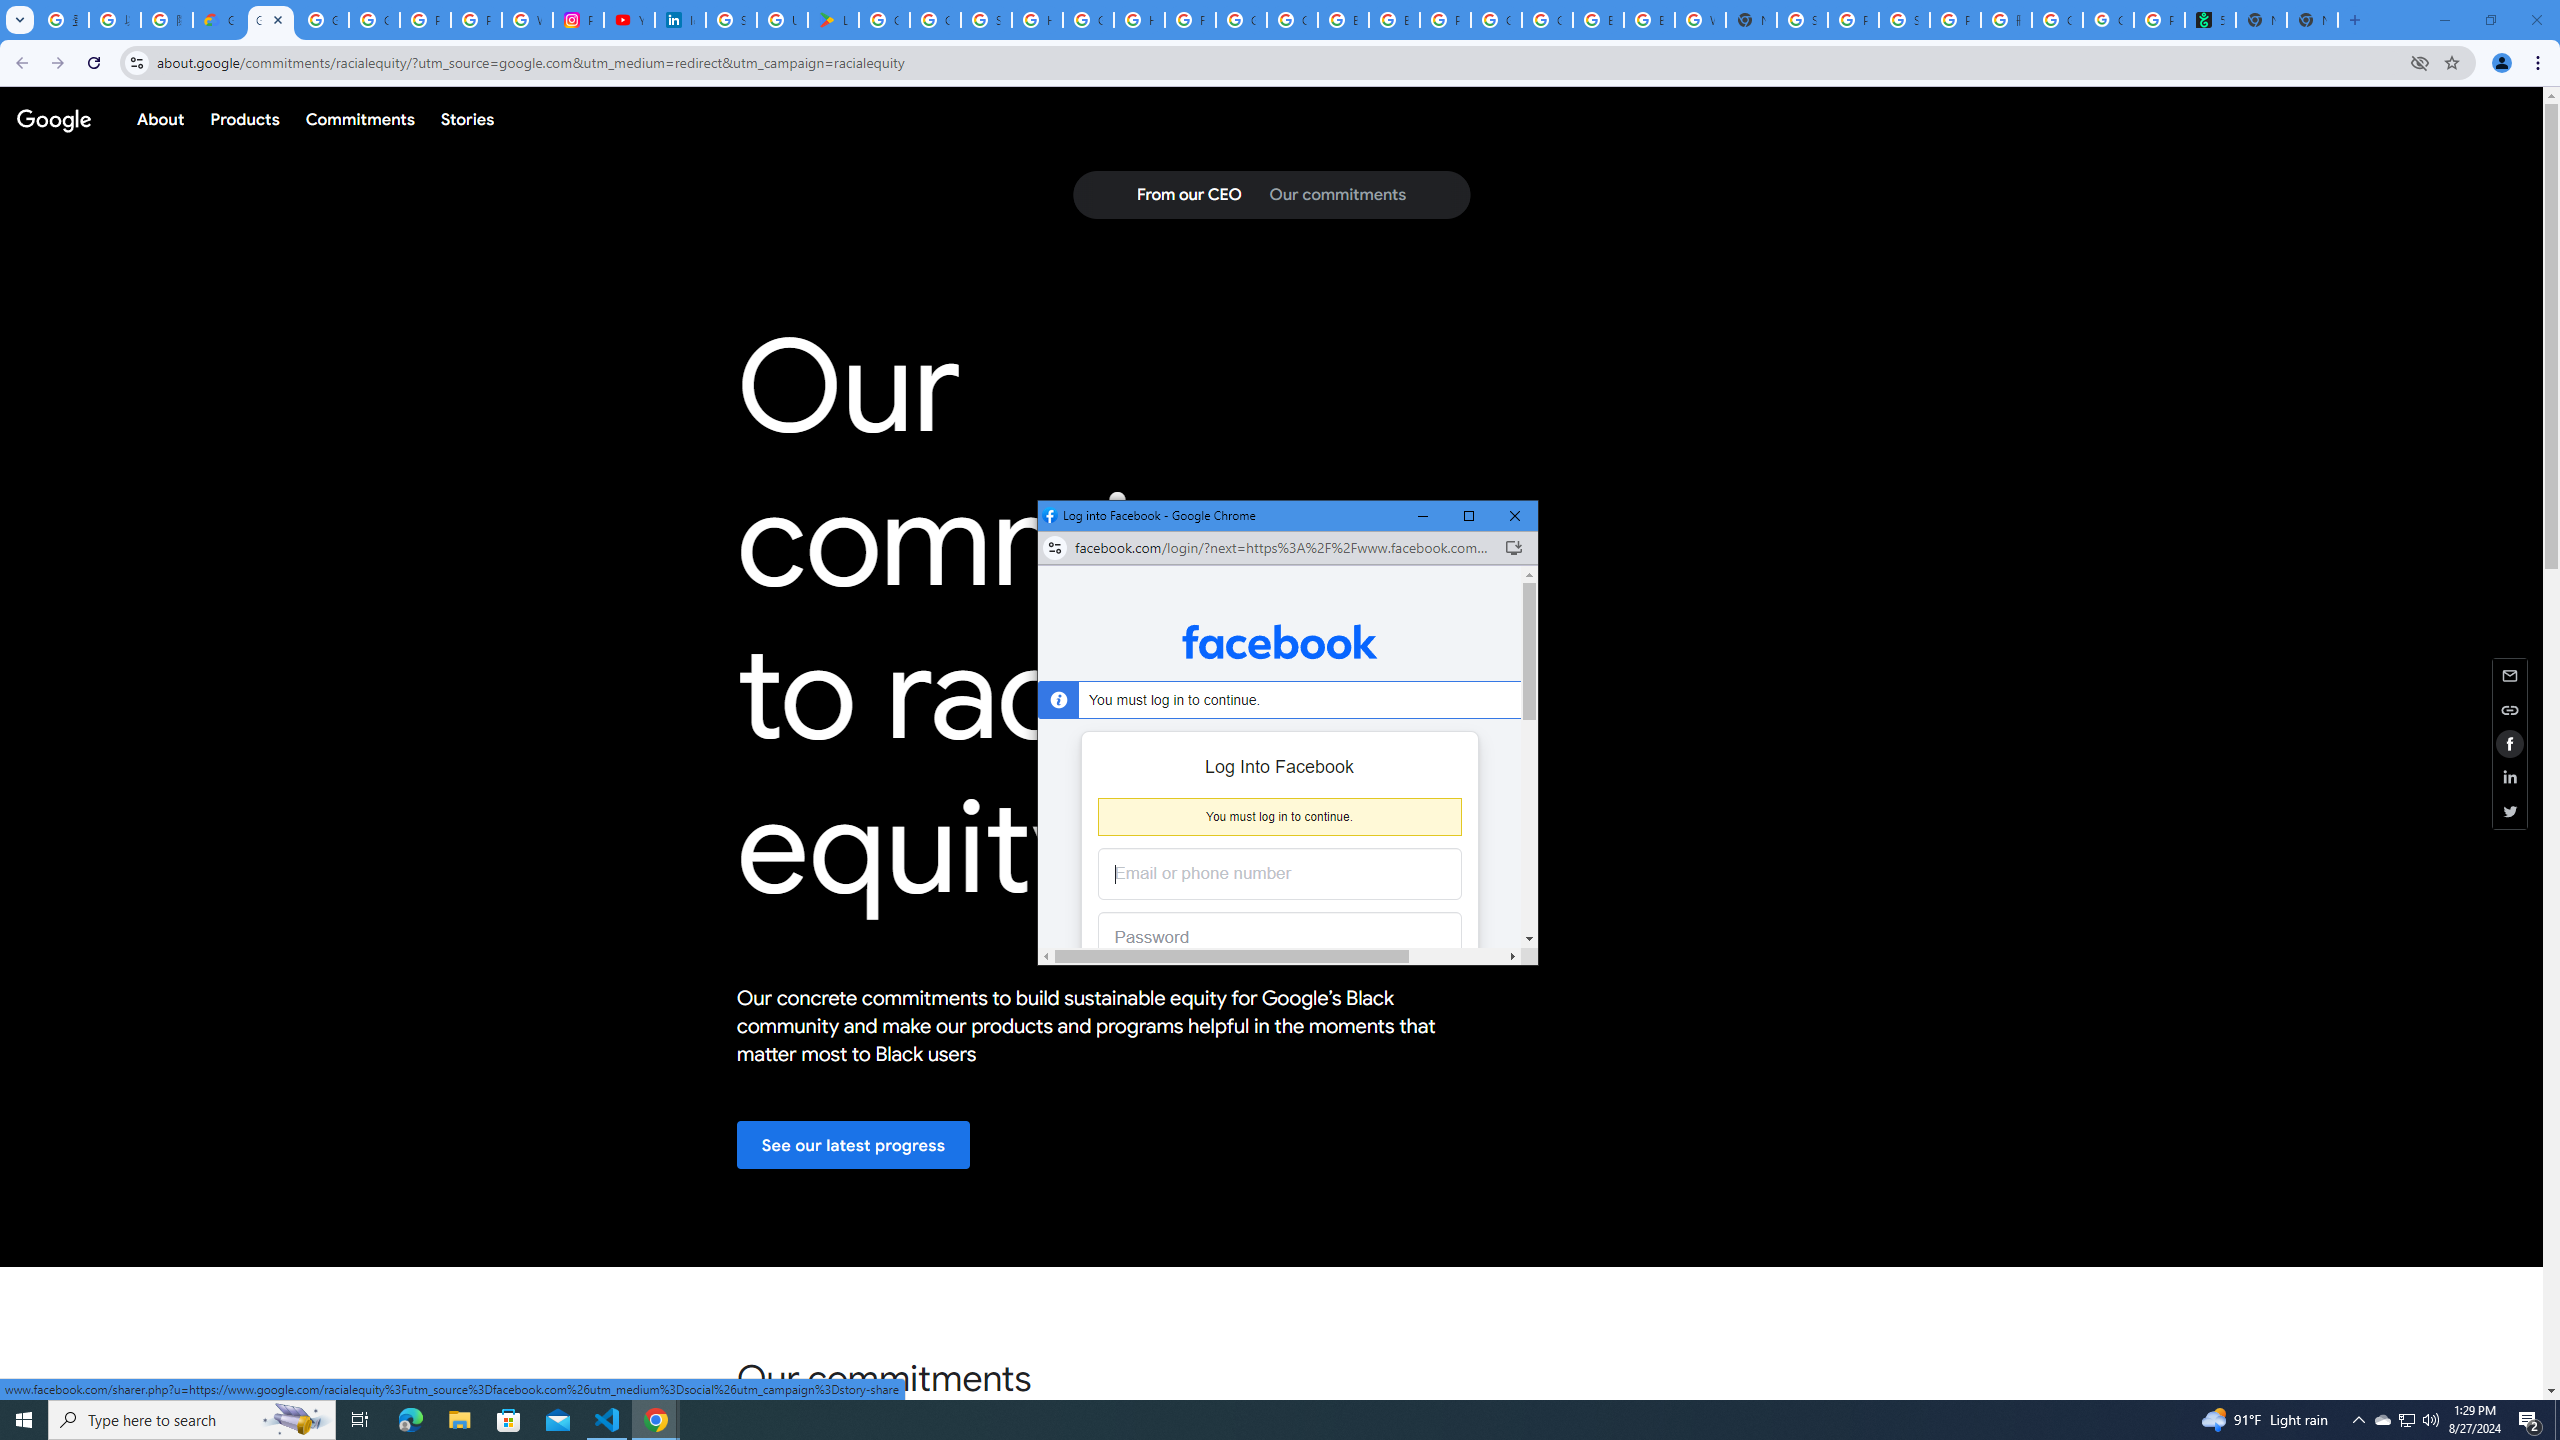 Image resolution: width=2560 pixels, height=1440 pixels. Describe the element at coordinates (1468, 516) in the screenshot. I see `'Maximize'` at that location.